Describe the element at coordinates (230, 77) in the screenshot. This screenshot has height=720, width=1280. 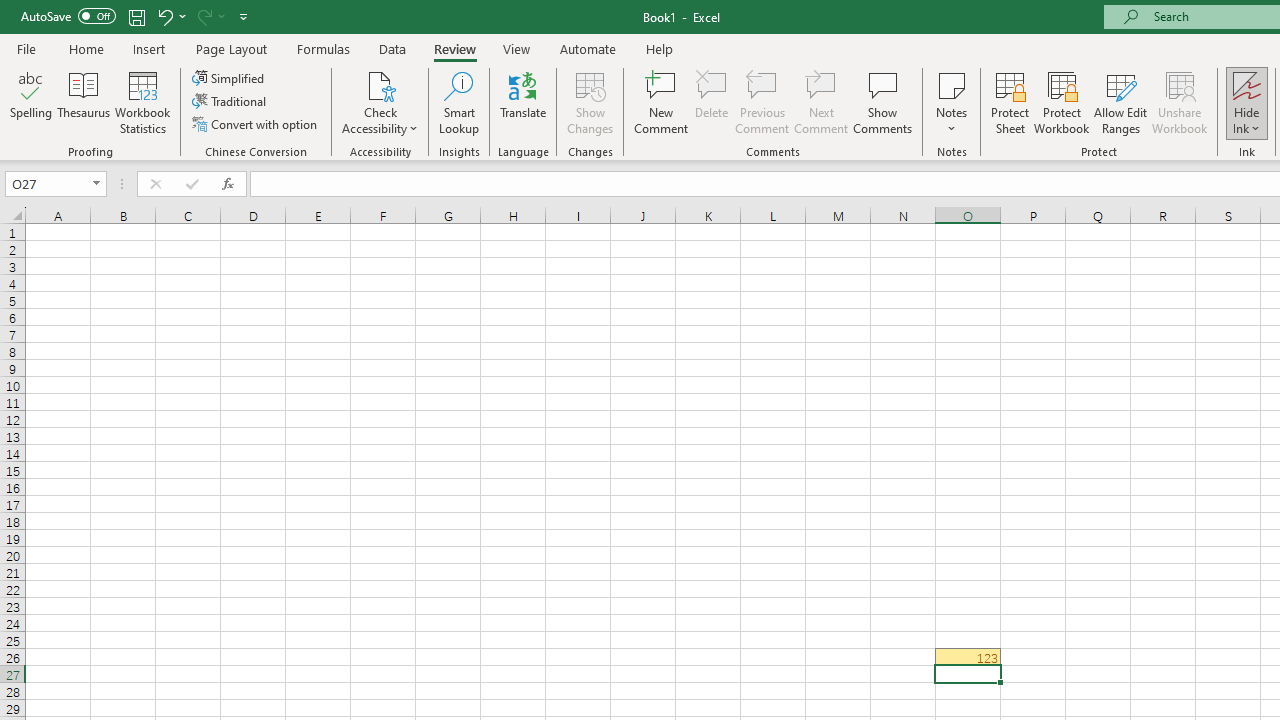
I see `'Simplified'` at that location.